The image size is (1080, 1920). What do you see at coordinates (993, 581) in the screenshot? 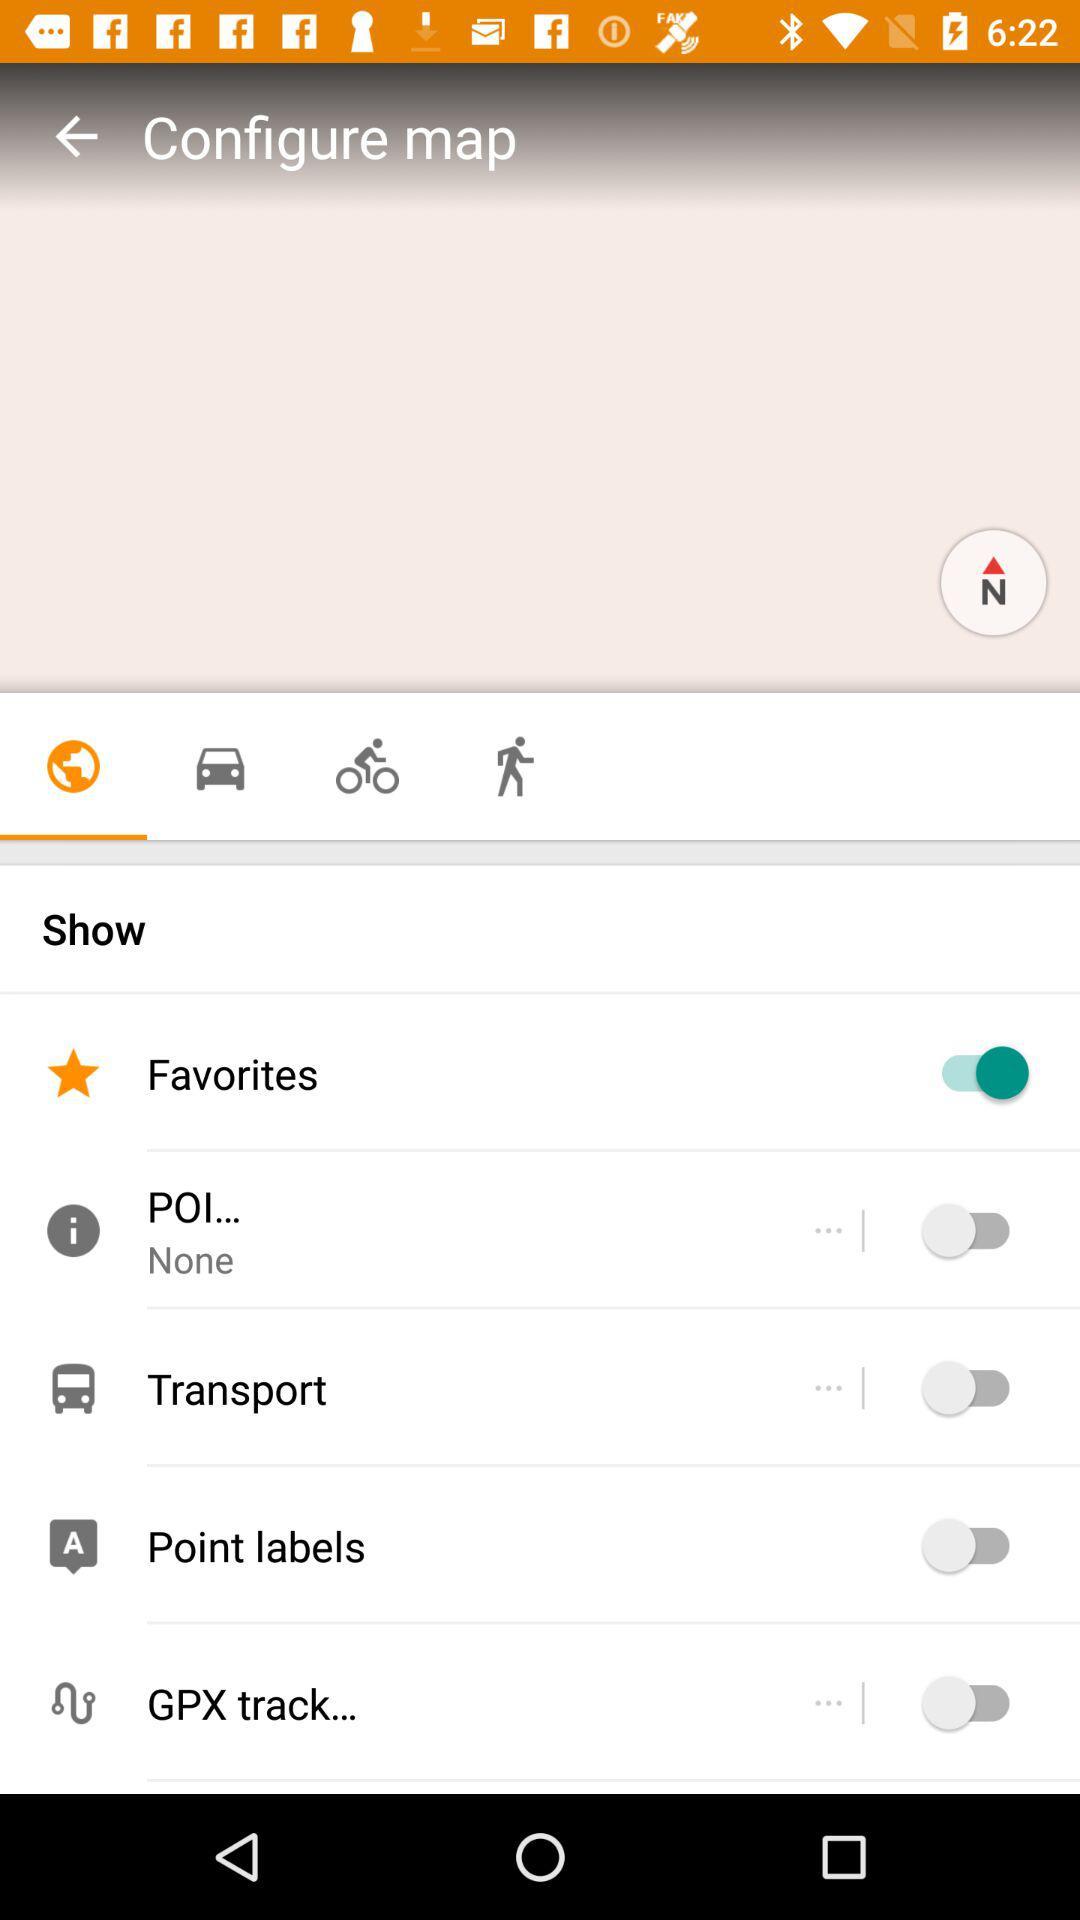
I see `the explore icon` at bounding box center [993, 581].